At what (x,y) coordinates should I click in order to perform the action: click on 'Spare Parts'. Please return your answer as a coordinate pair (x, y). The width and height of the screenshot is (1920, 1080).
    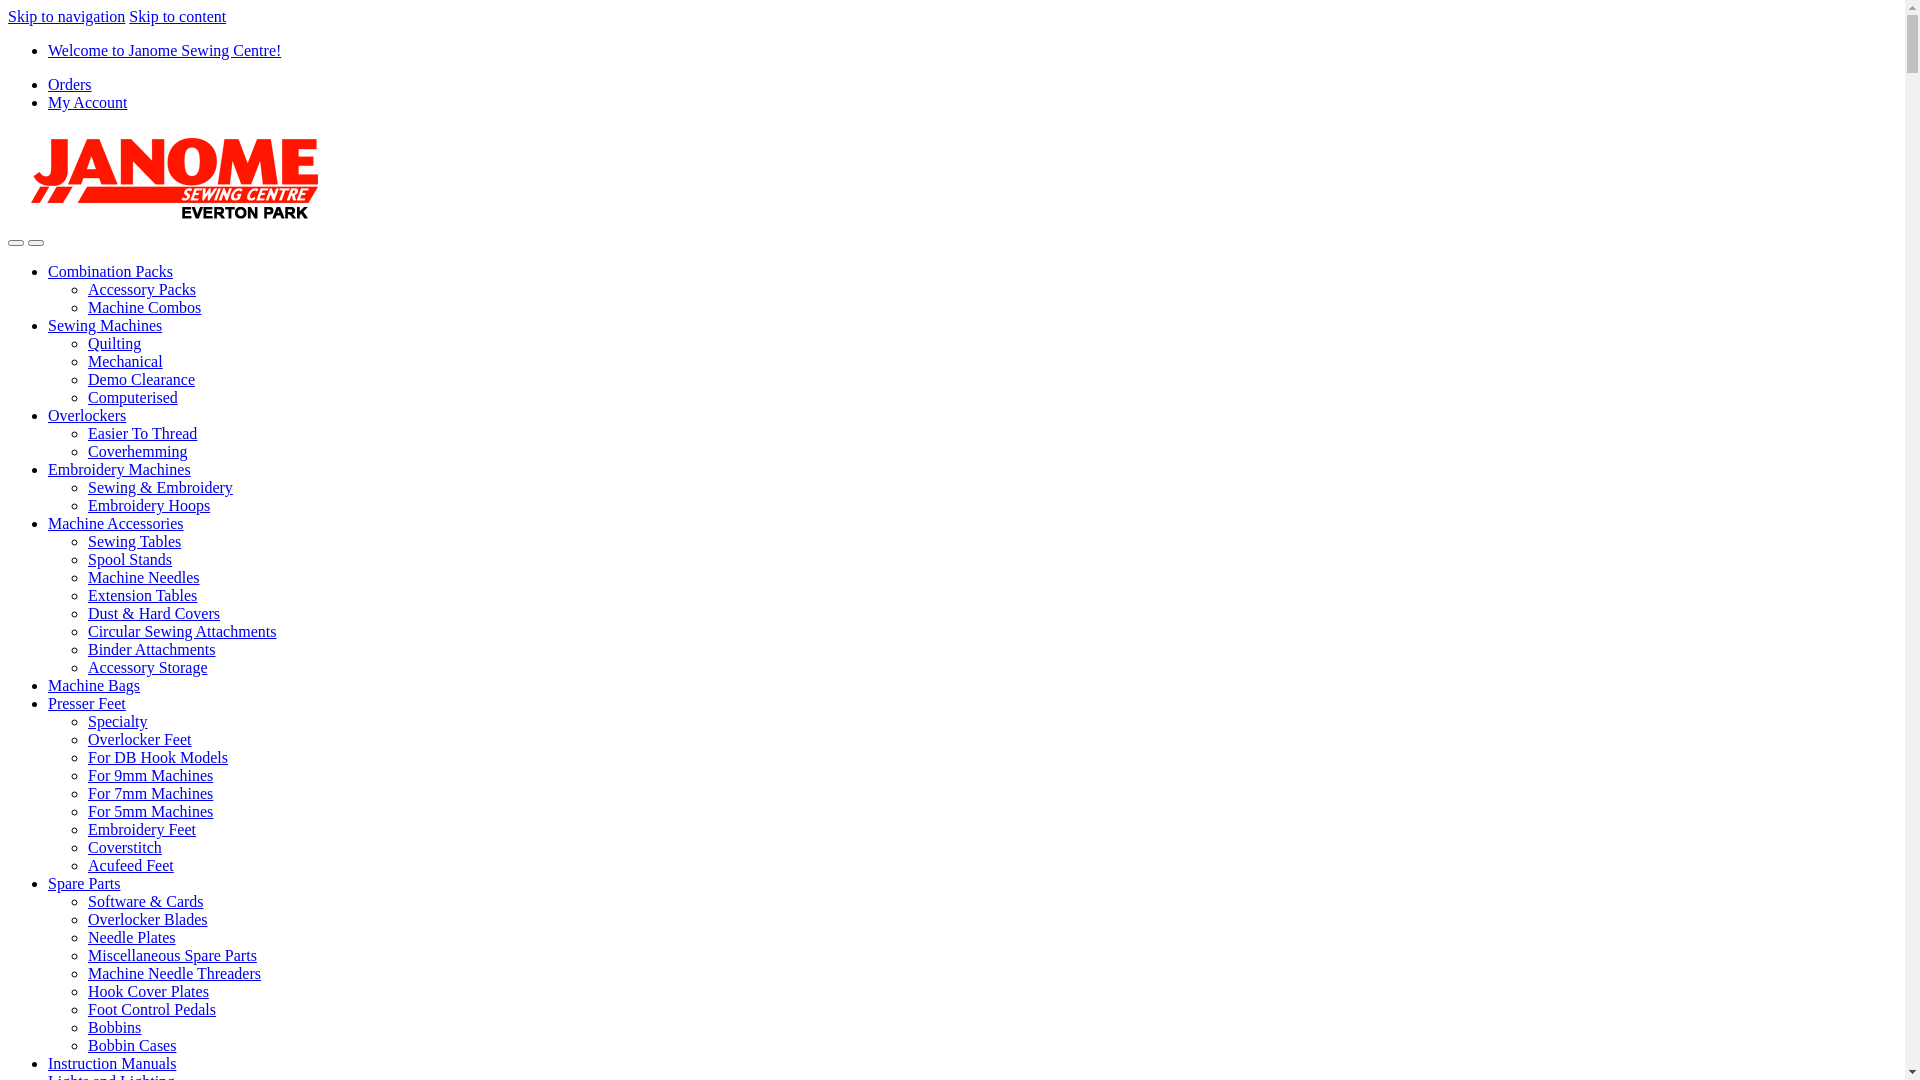
    Looking at the image, I should click on (48, 882).